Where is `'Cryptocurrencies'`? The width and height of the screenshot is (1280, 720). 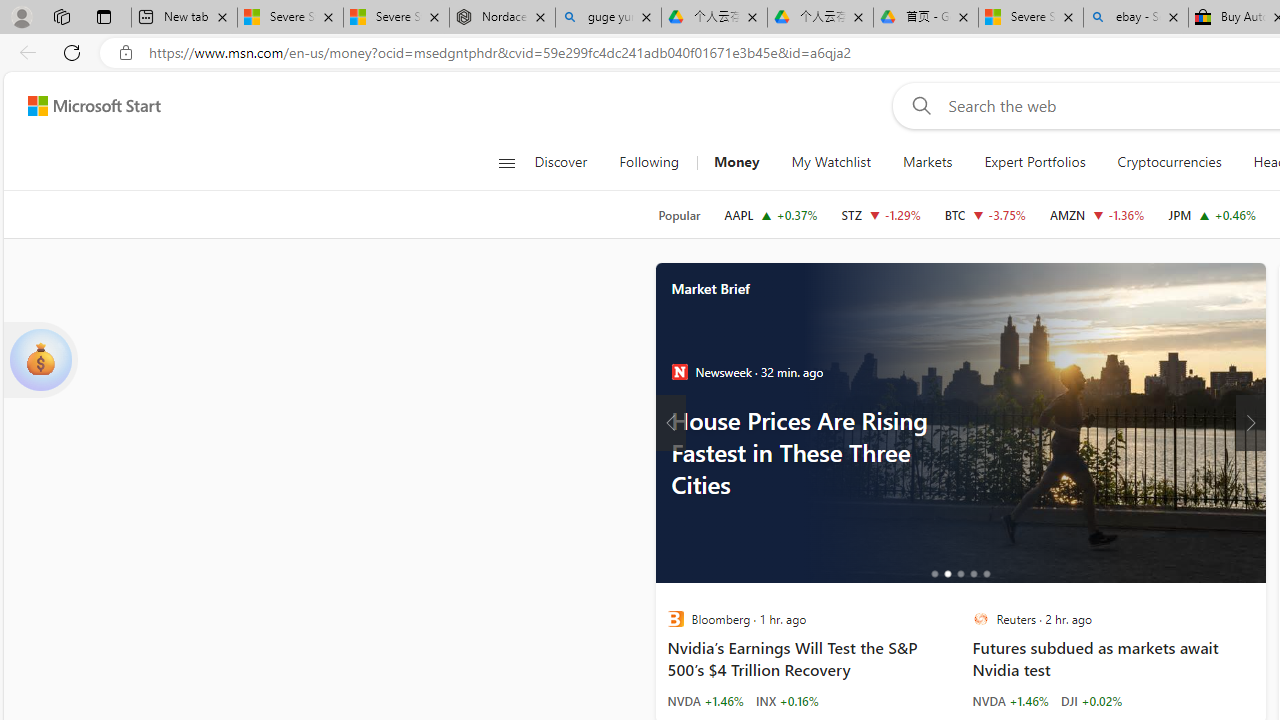
'Cryptocurrencies' is located at coordinates (1169, 162).